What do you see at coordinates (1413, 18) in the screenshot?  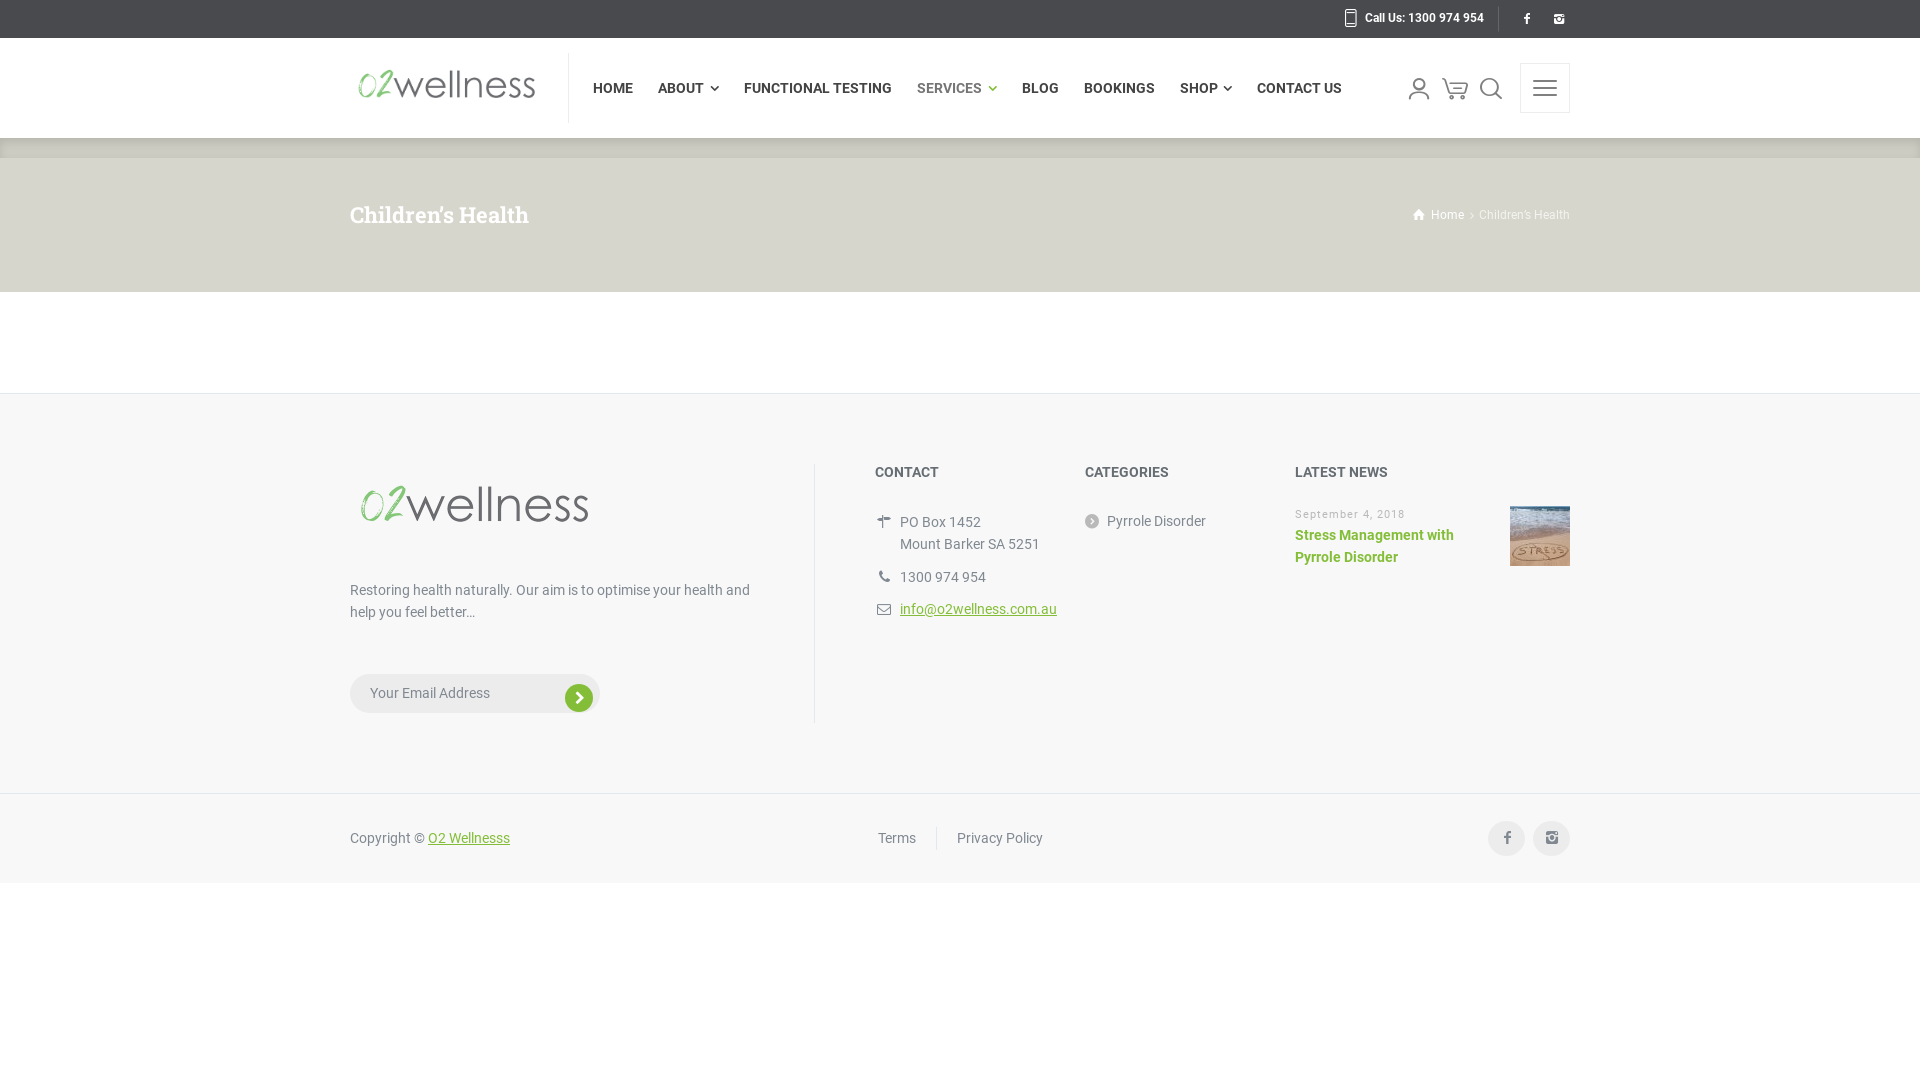 I see `'Call Us: 1300 974 954'` at bounding box center [1413, 18].